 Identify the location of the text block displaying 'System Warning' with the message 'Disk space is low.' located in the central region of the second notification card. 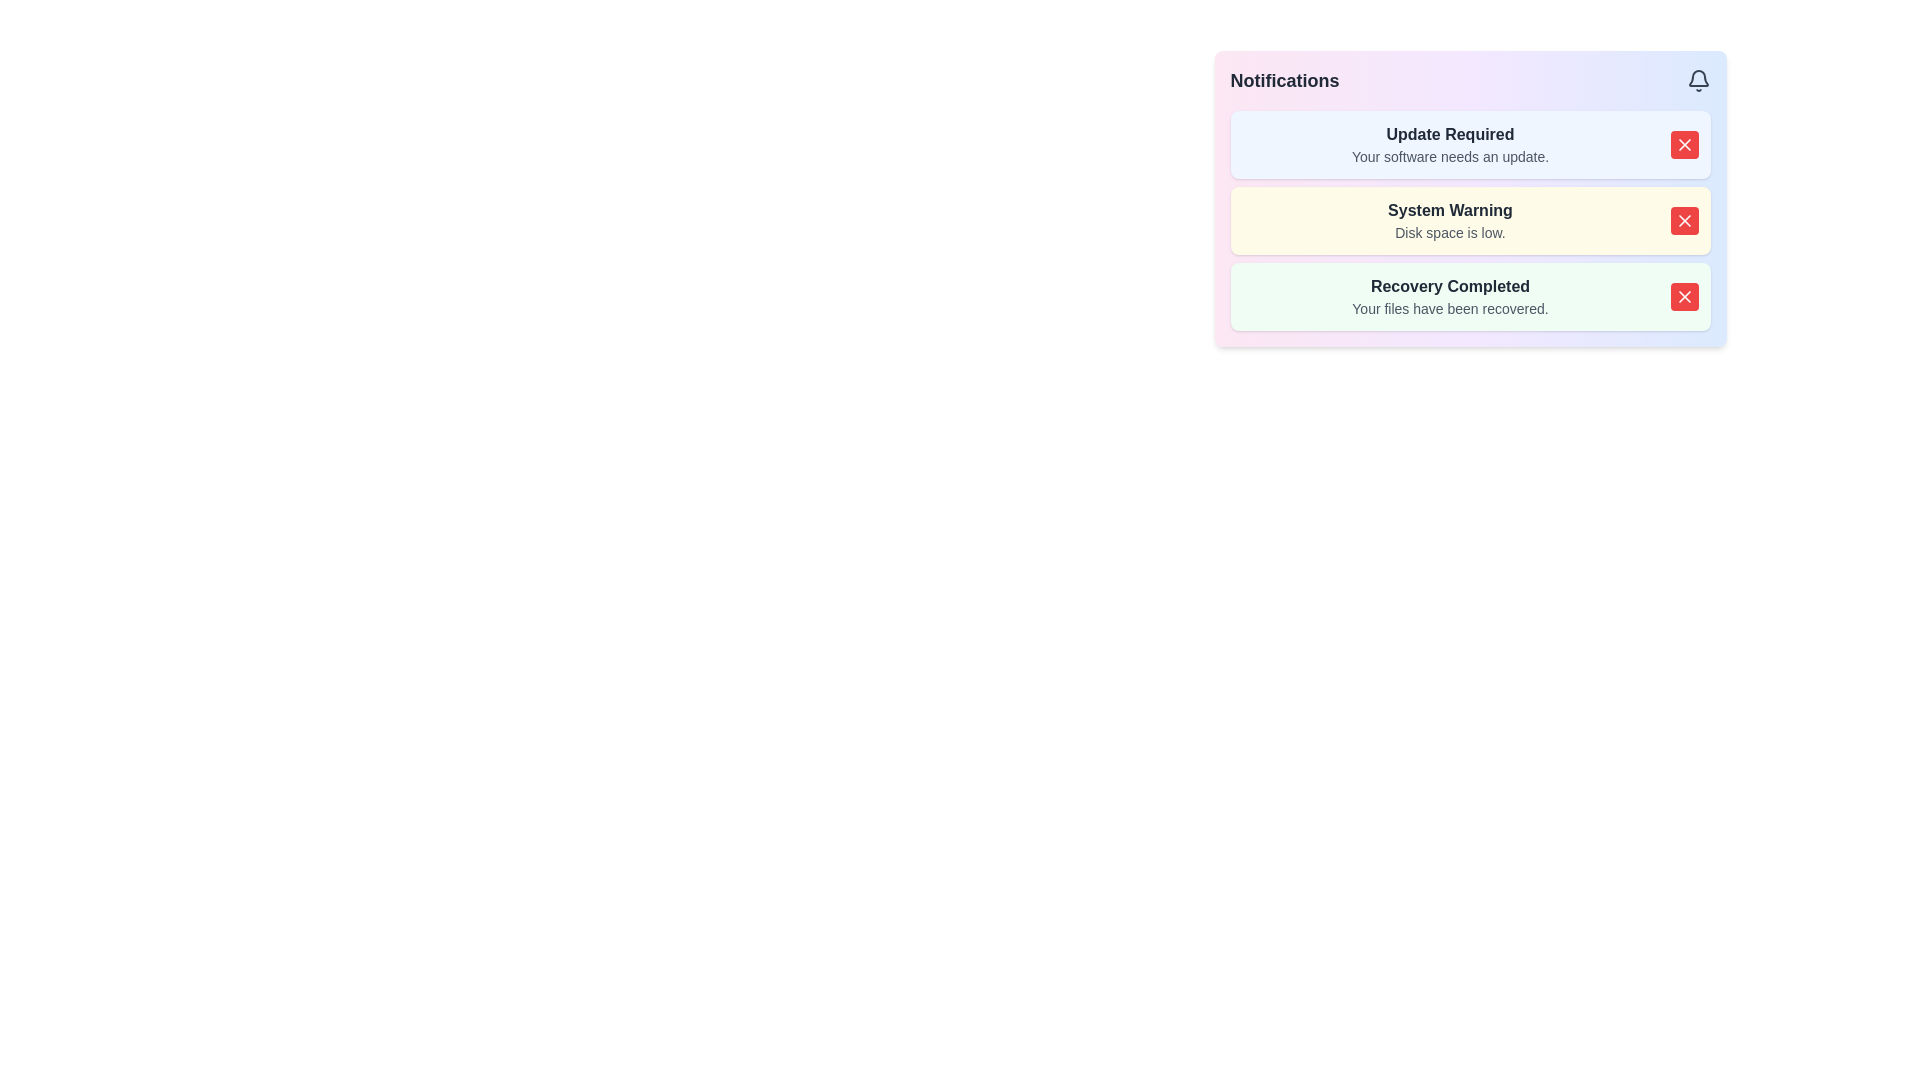
(1450, 220).